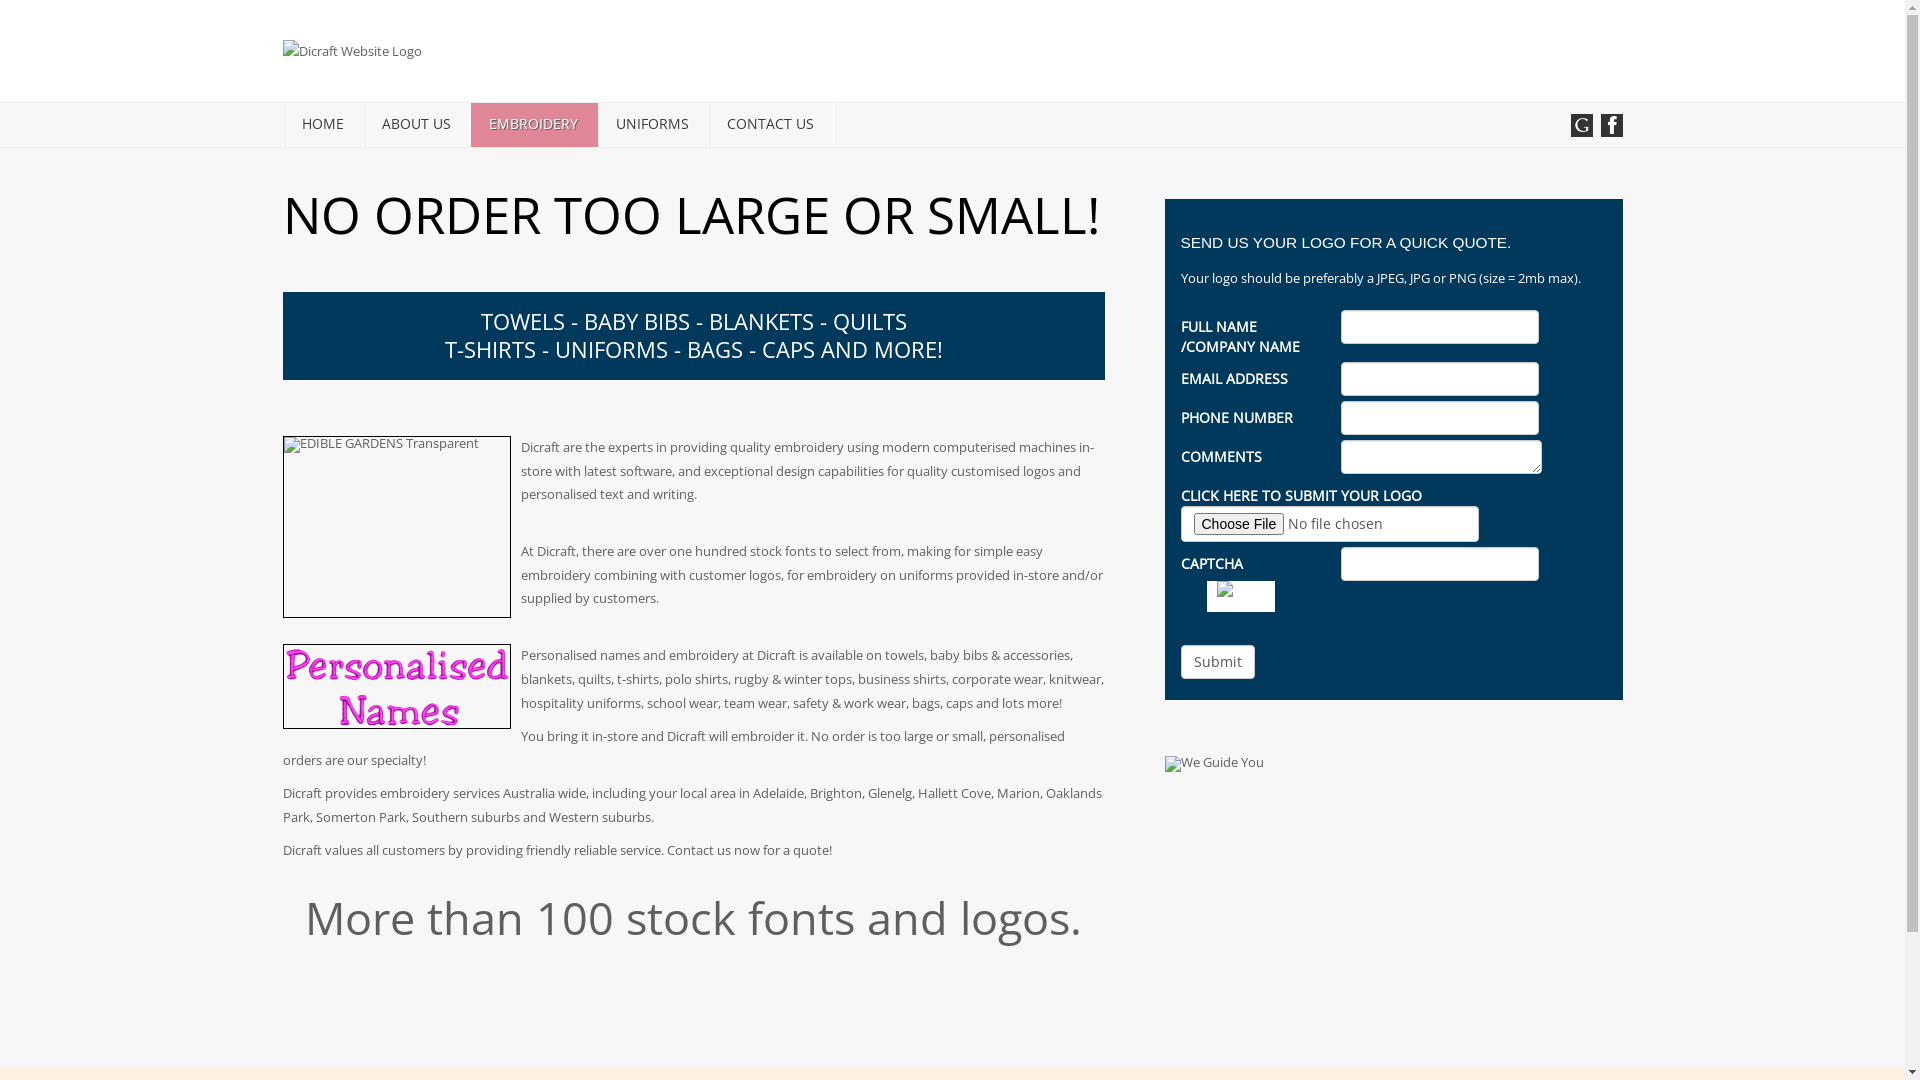  Describe the element at coordinates (415, 123) in the screenshot. I see `'ABOUT US'` at that location.